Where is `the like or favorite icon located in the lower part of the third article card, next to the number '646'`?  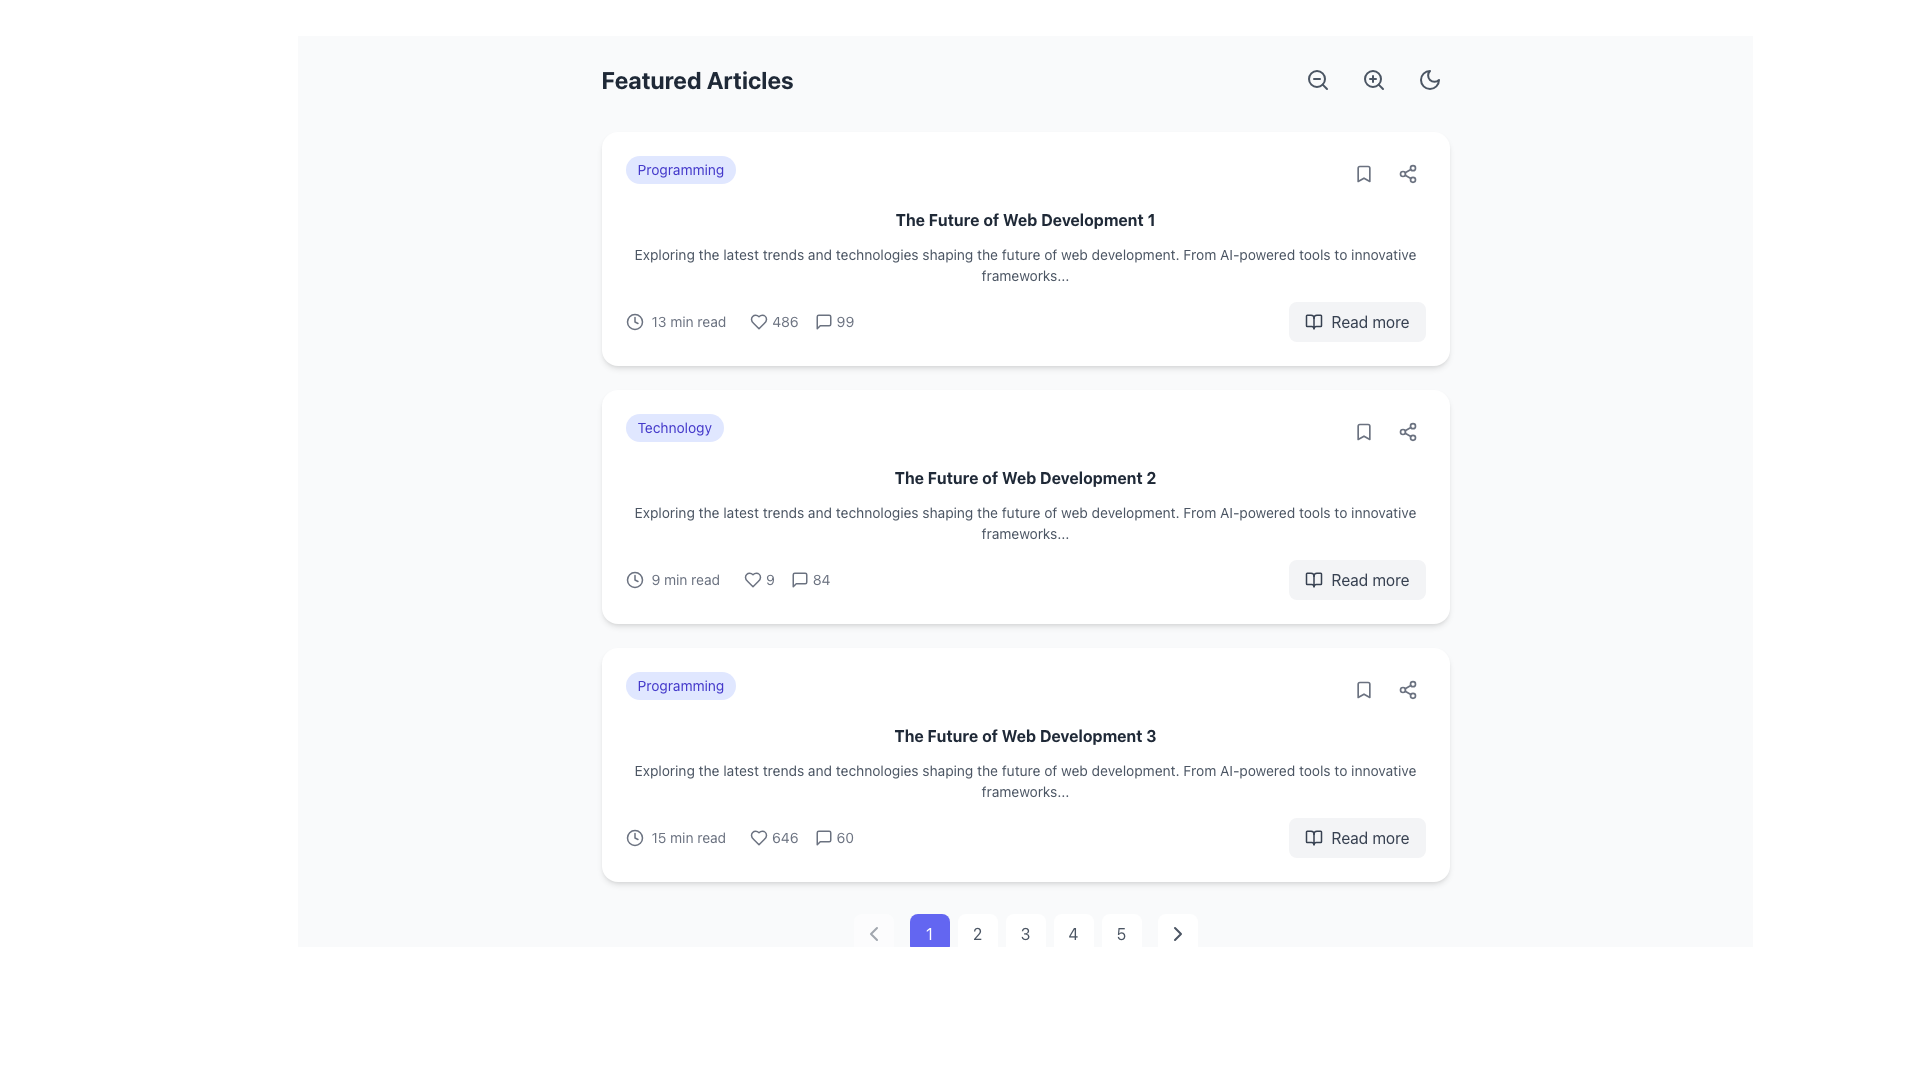 the like or favorite icon located in the lower part of the third article card, next to the number '646' is located at coordinates (757, 837).